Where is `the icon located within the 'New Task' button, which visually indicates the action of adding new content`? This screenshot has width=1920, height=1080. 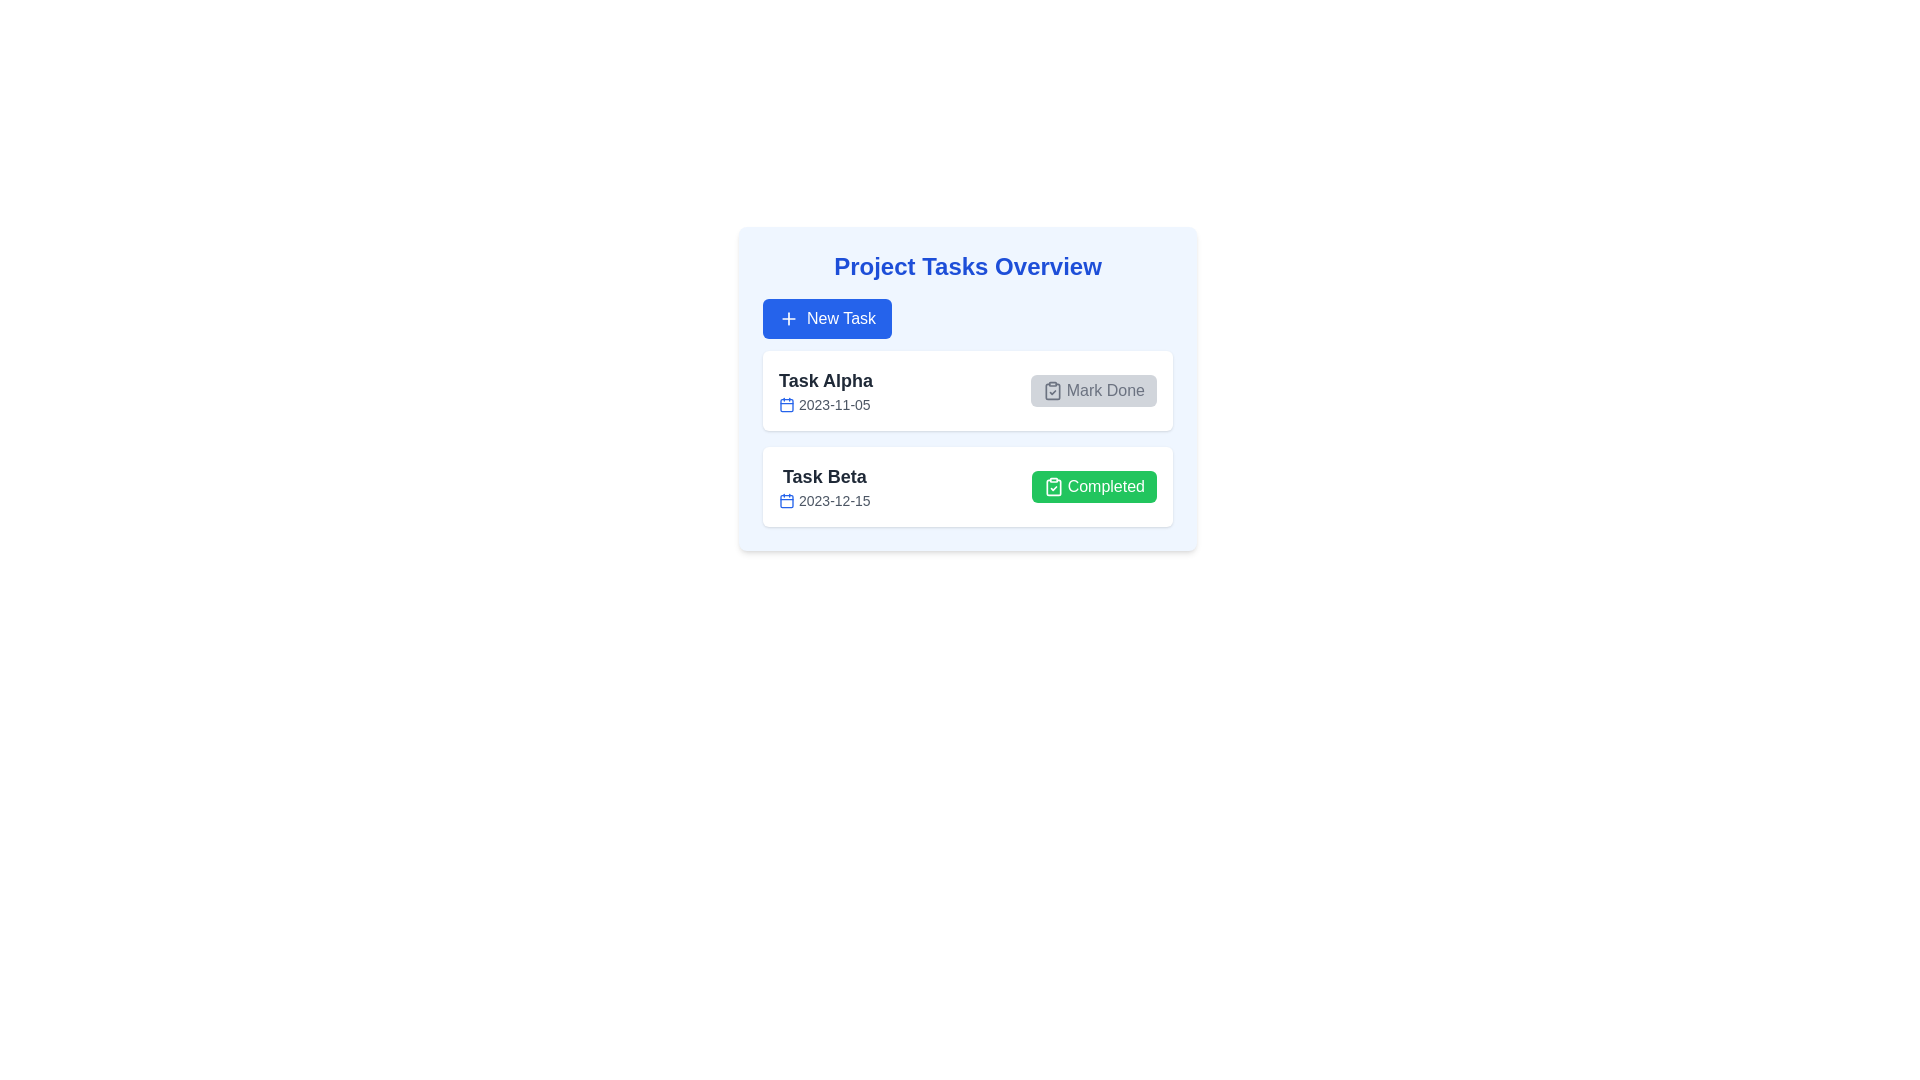 the icon located within the 'New Task' button, which visually indicates the action of adding new content is located at coordinates (787, 318).